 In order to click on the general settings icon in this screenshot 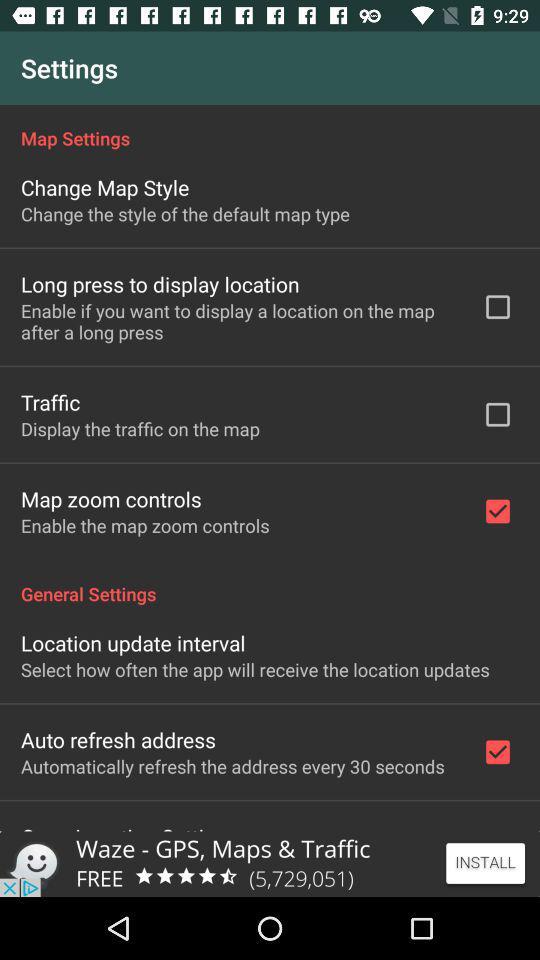, I will do `click(270, 583)`.